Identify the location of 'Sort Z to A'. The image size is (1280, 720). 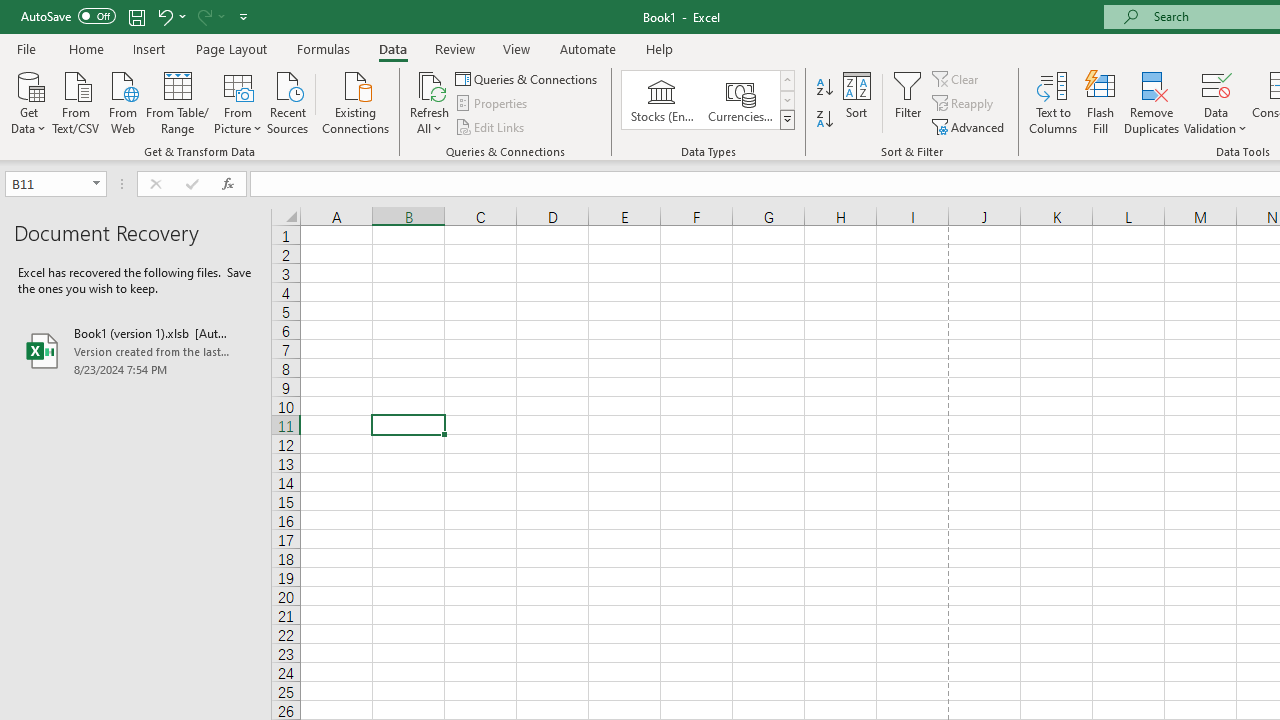
(824, 119).